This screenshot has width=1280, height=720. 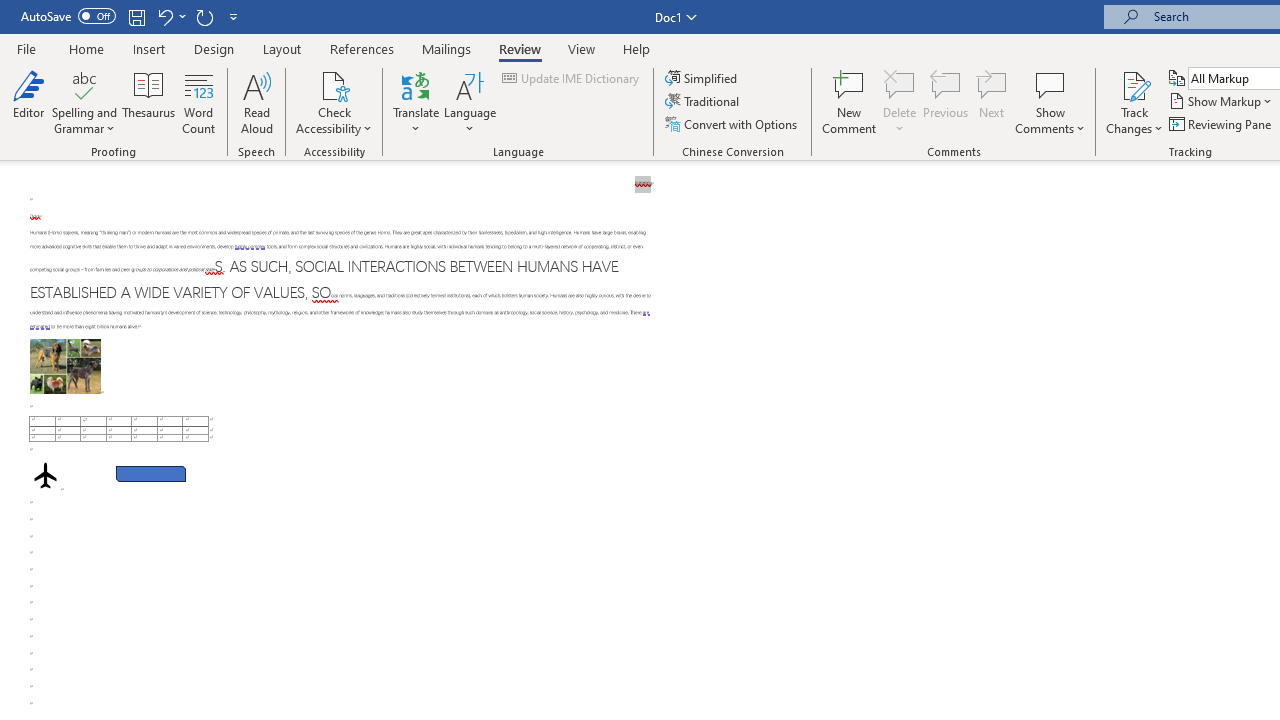 I want to click on 'Save', so click(x=135, y=16).